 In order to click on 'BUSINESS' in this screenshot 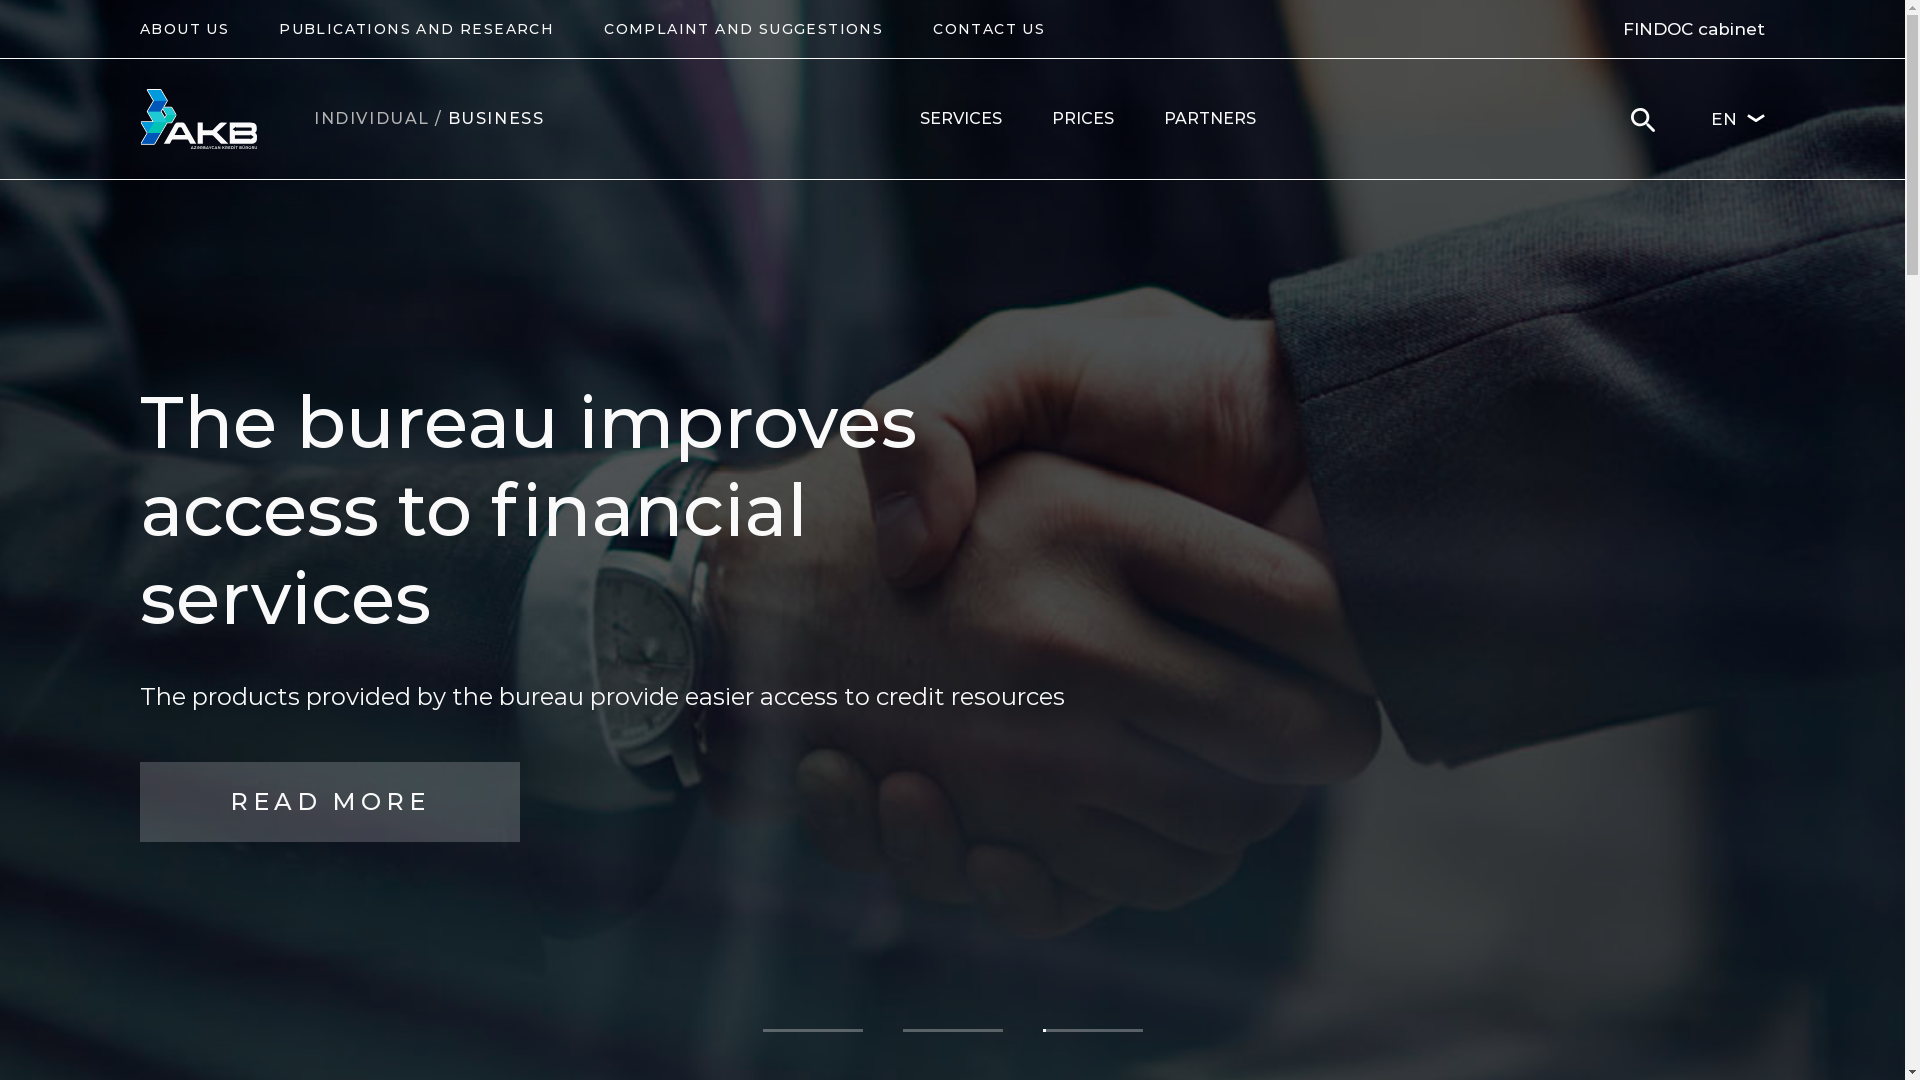, I will do `click(496, 119)`.